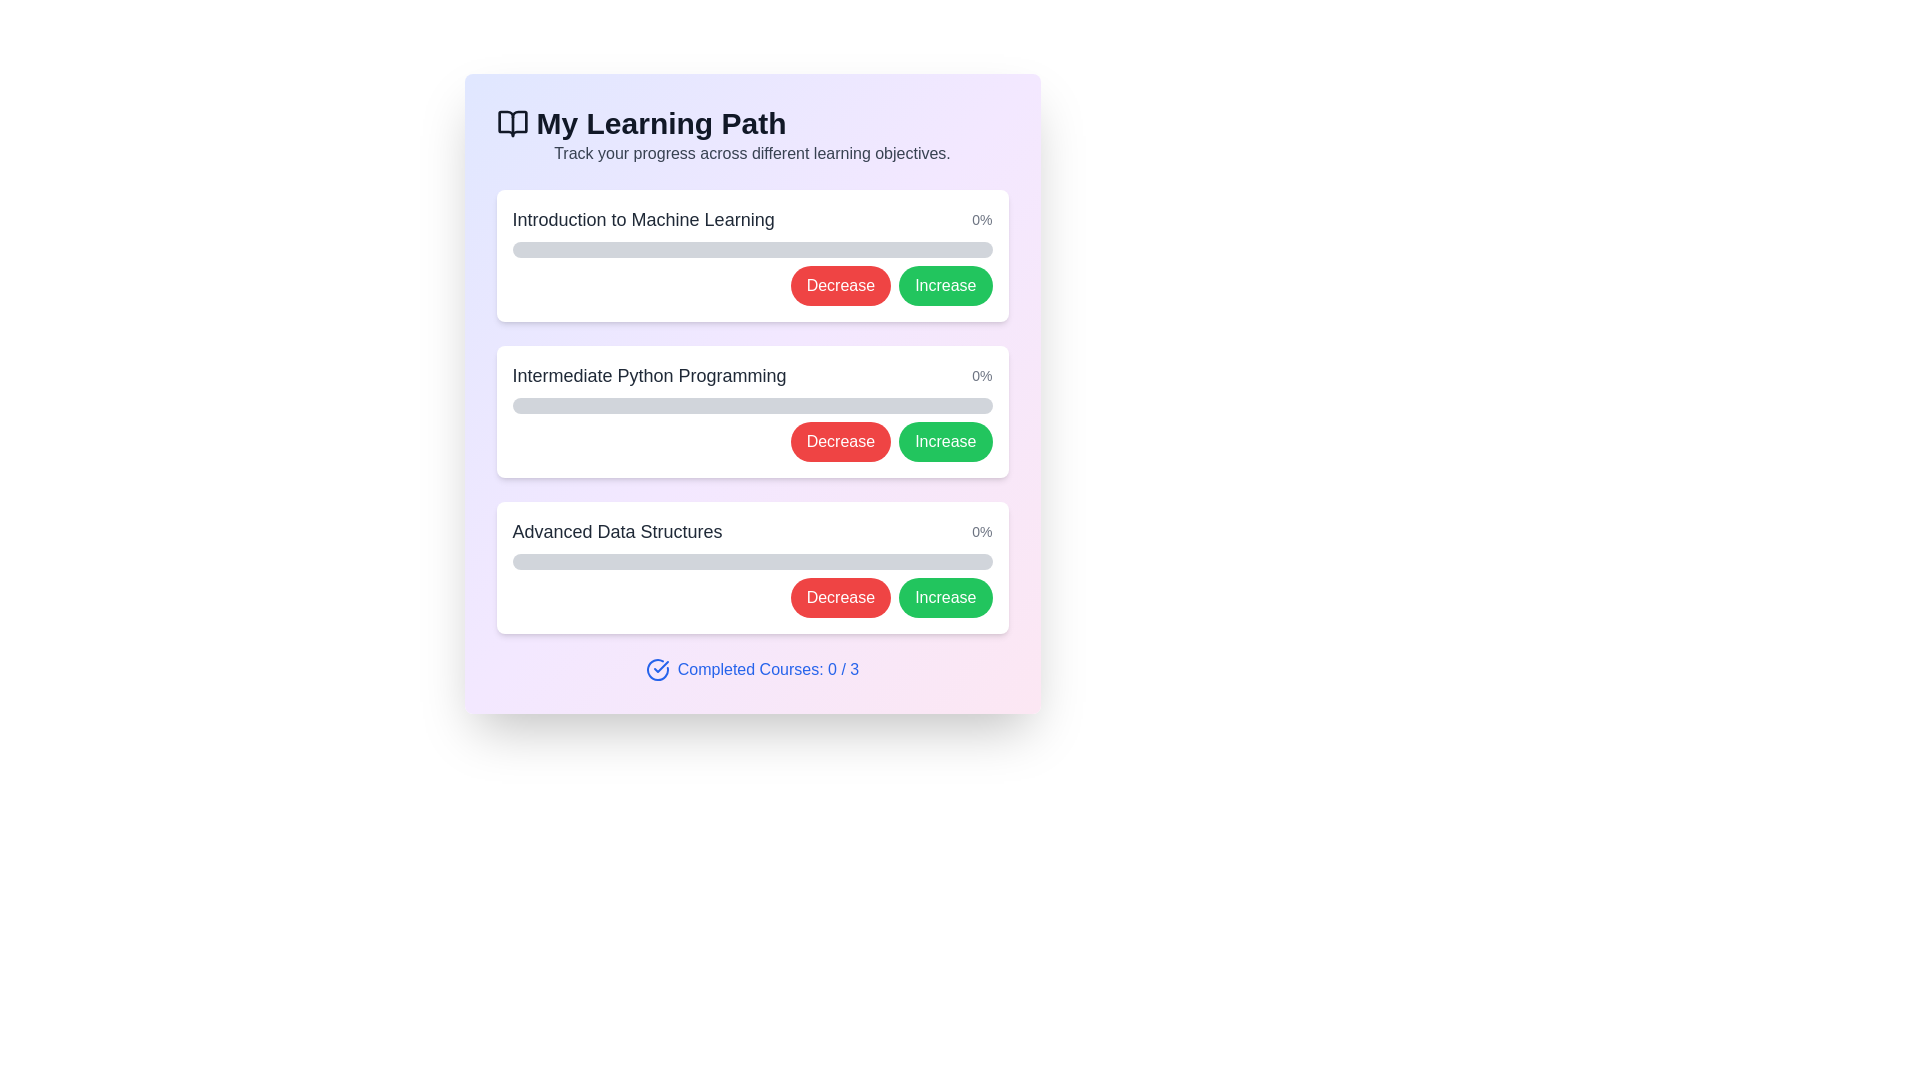 Image resolution: width=1920 pixels, height=1080 pixels. I want to click on the progress percentage Label adjacent to 'Advanced Data Structures', so click(982, 531).